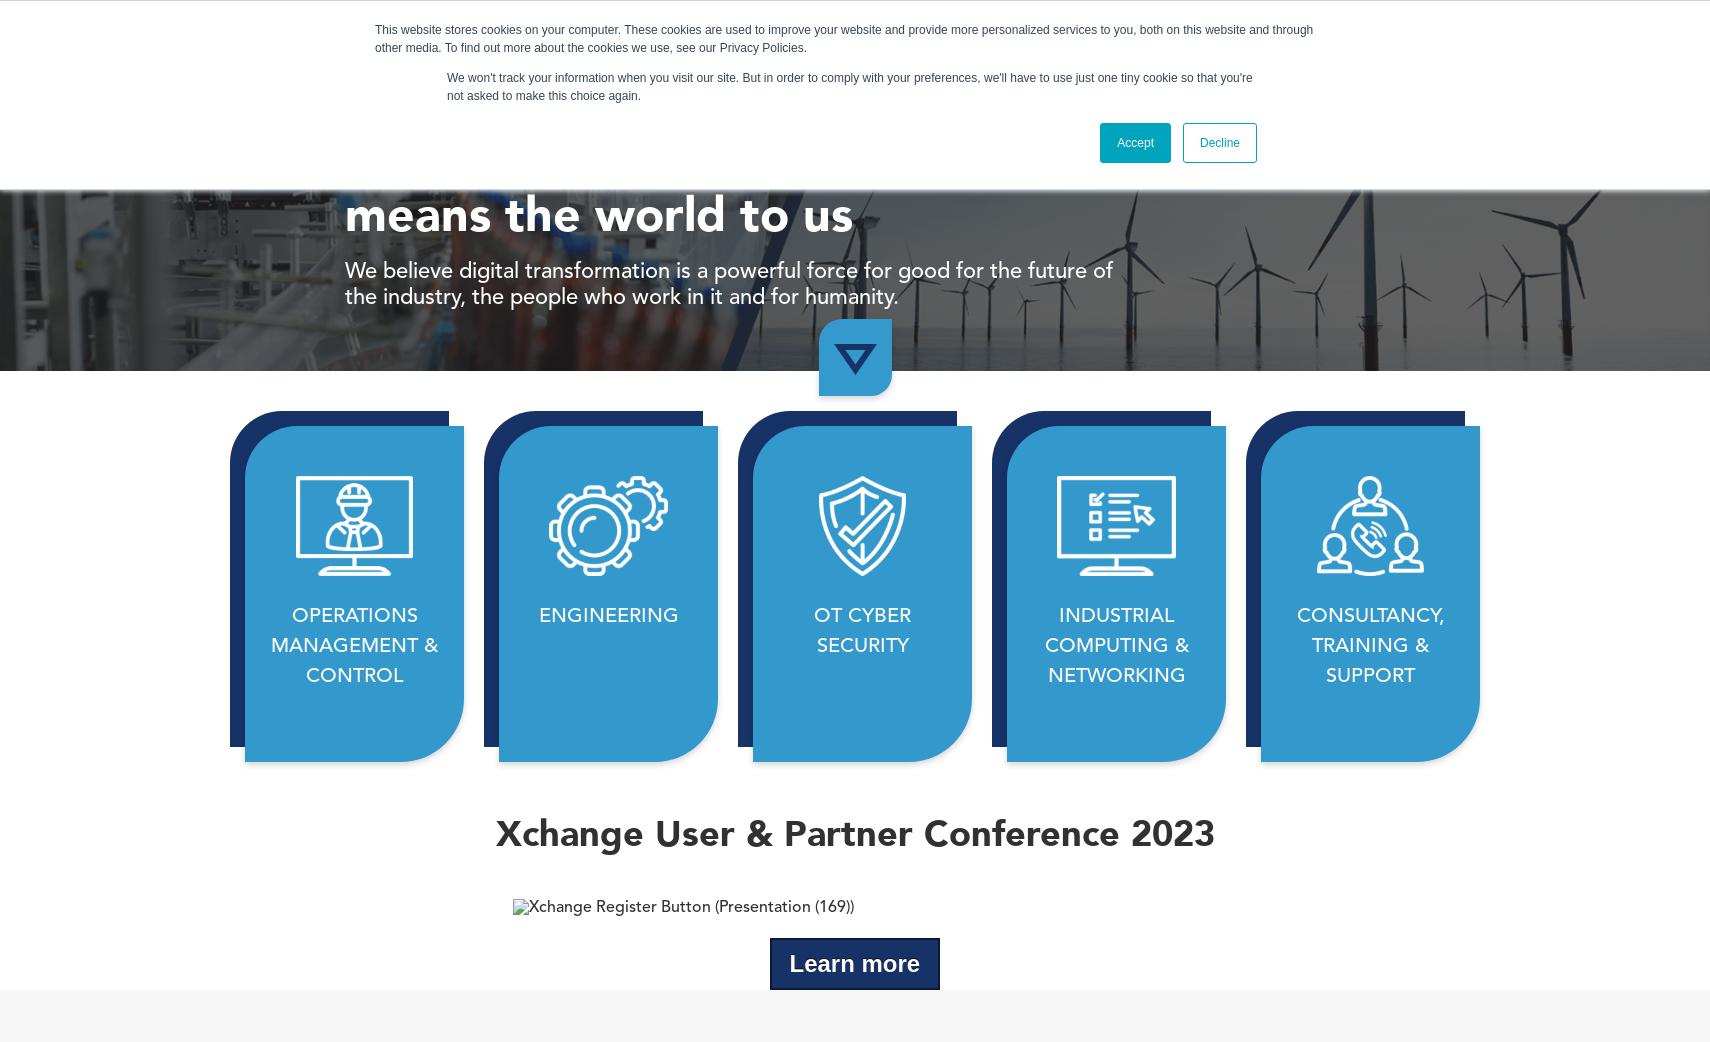 The height and width of the screenshot is (1042, 1710). What do you see at coordinates (353, 646) in the screenshot?
I see `'OPERATIONS MANAGEMENT & CONTROL'` at bounding box center [353, 646].